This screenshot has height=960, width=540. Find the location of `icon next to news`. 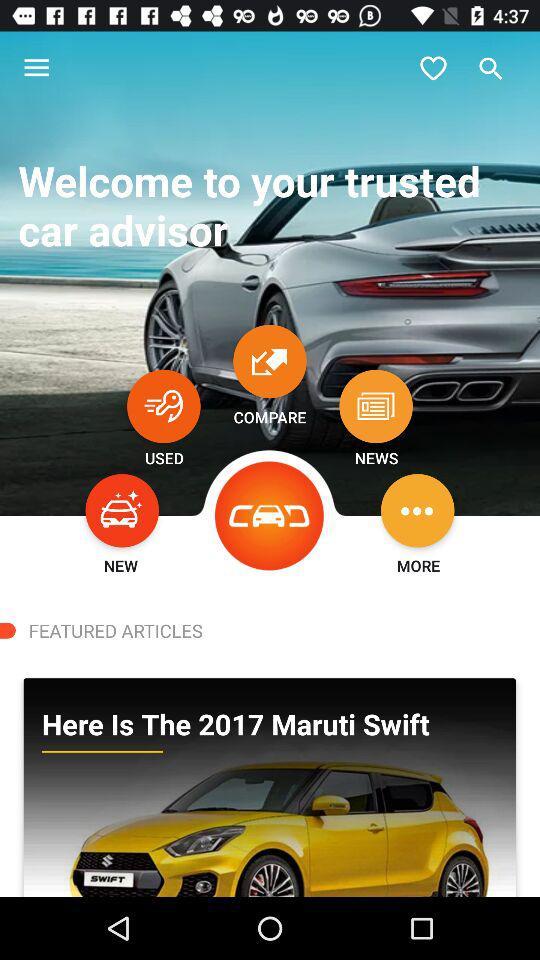

icon next to news is located at coordinates (270, 515).